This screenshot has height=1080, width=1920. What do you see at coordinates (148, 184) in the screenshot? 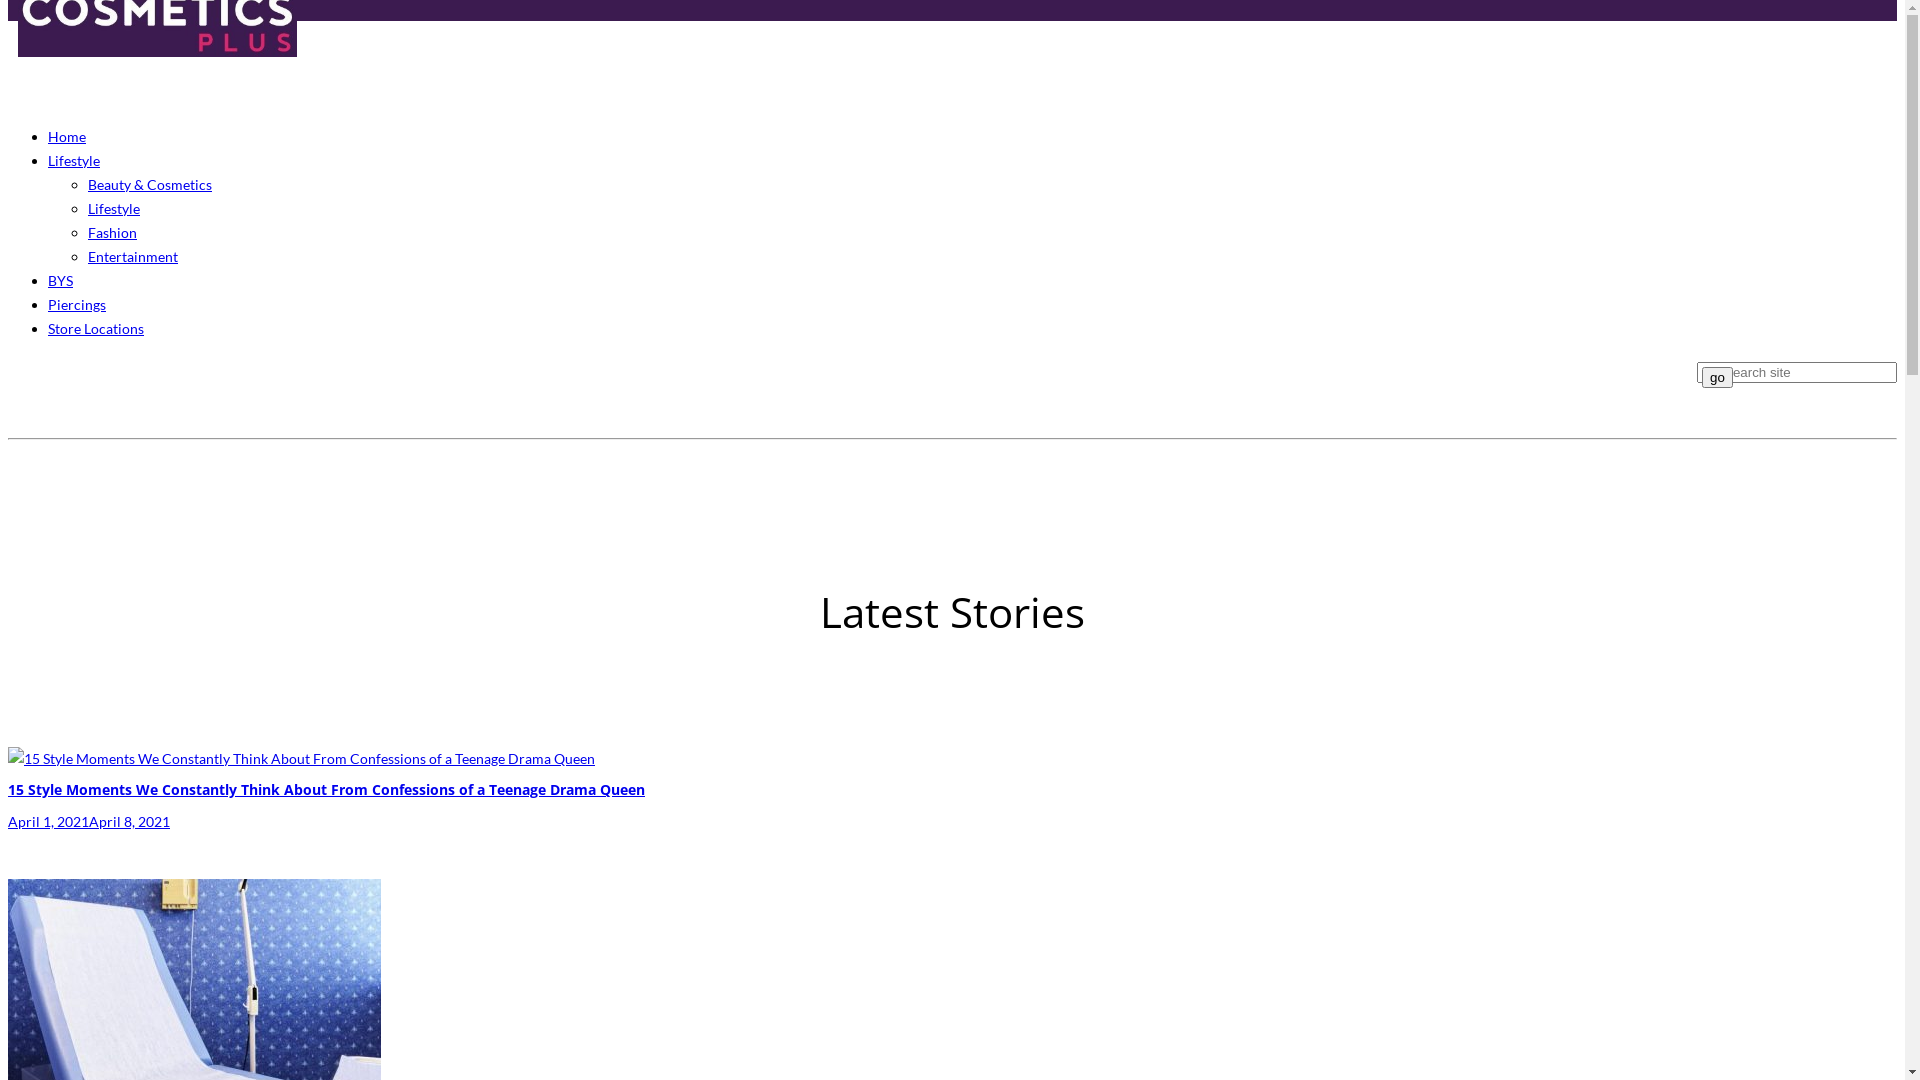
I see `'Beauty & Cosmetics'` at bounding box center [148, 184].